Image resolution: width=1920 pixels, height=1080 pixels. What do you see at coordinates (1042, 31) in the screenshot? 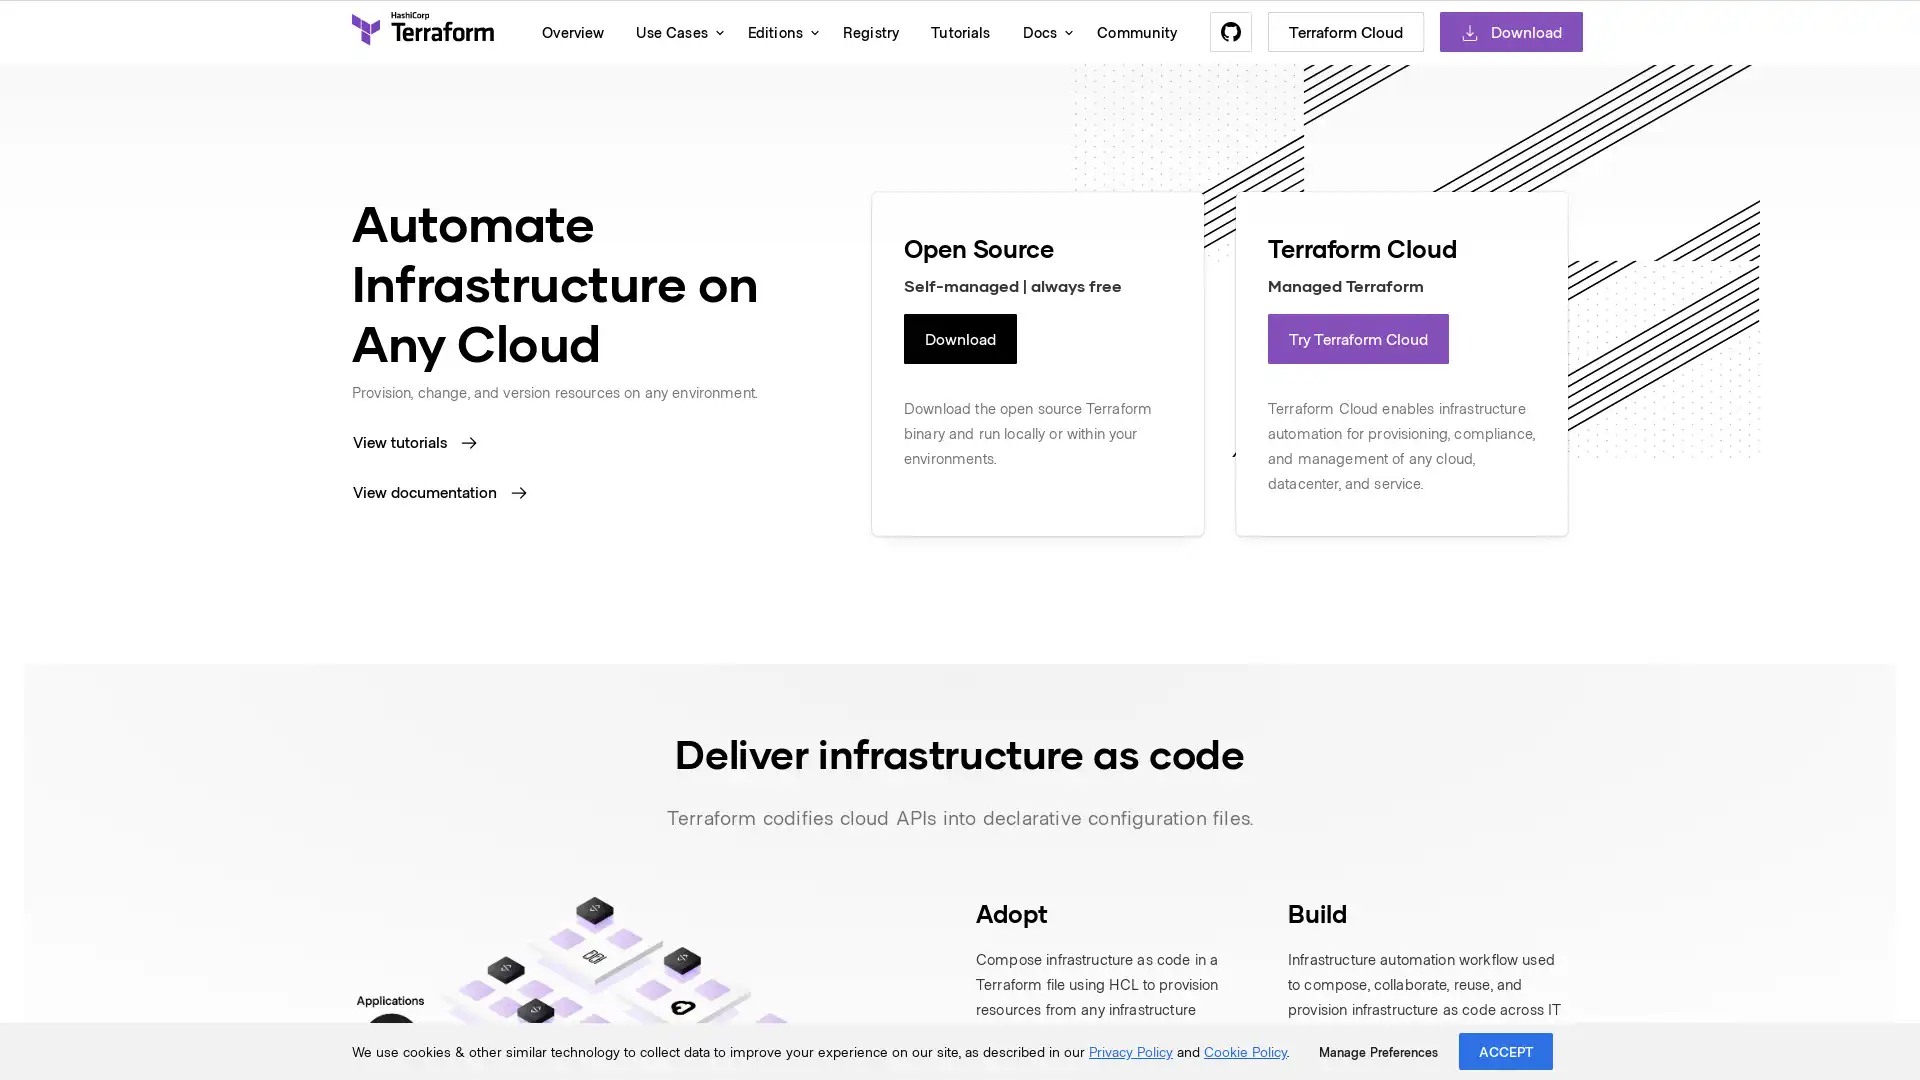
I see `Docs` at bounding box center [1042, 31].